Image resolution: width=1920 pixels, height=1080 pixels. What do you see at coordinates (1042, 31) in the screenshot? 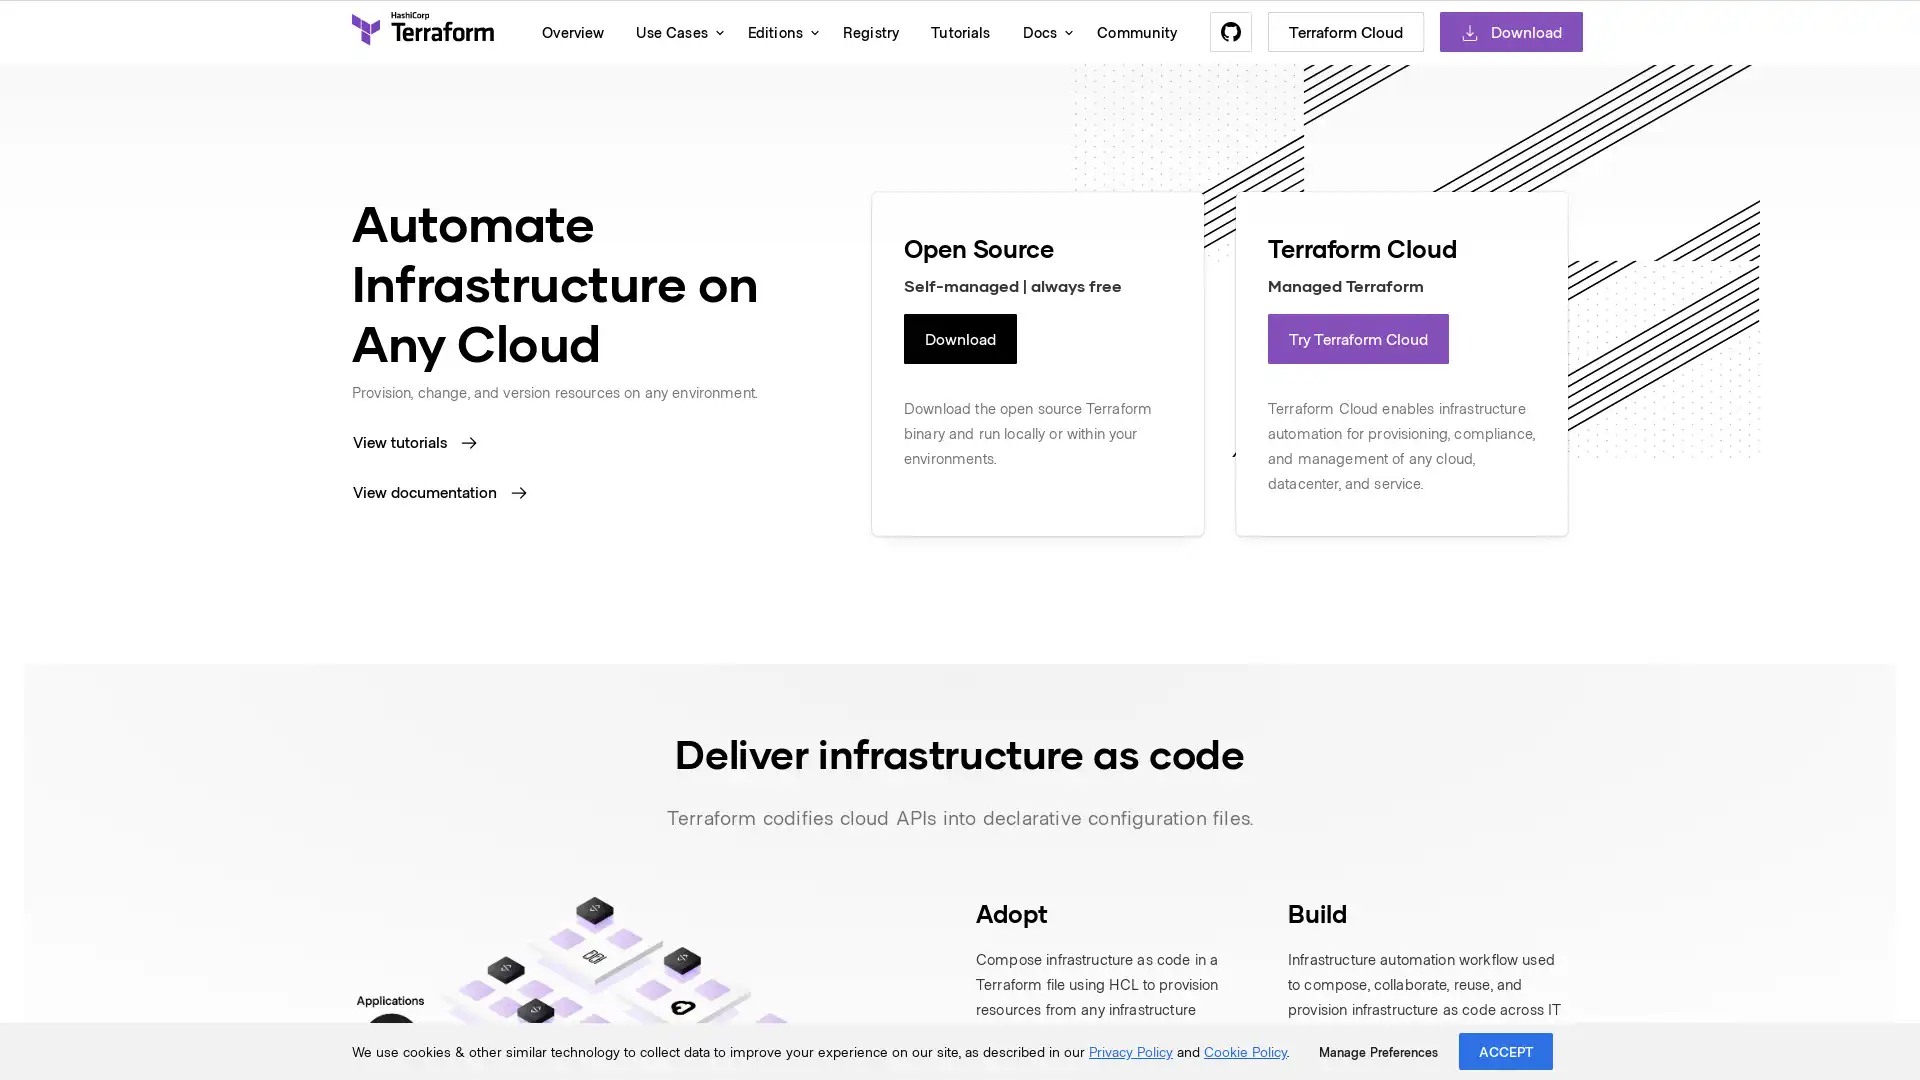
I see `Docs` at bounding box center [1042, 31].